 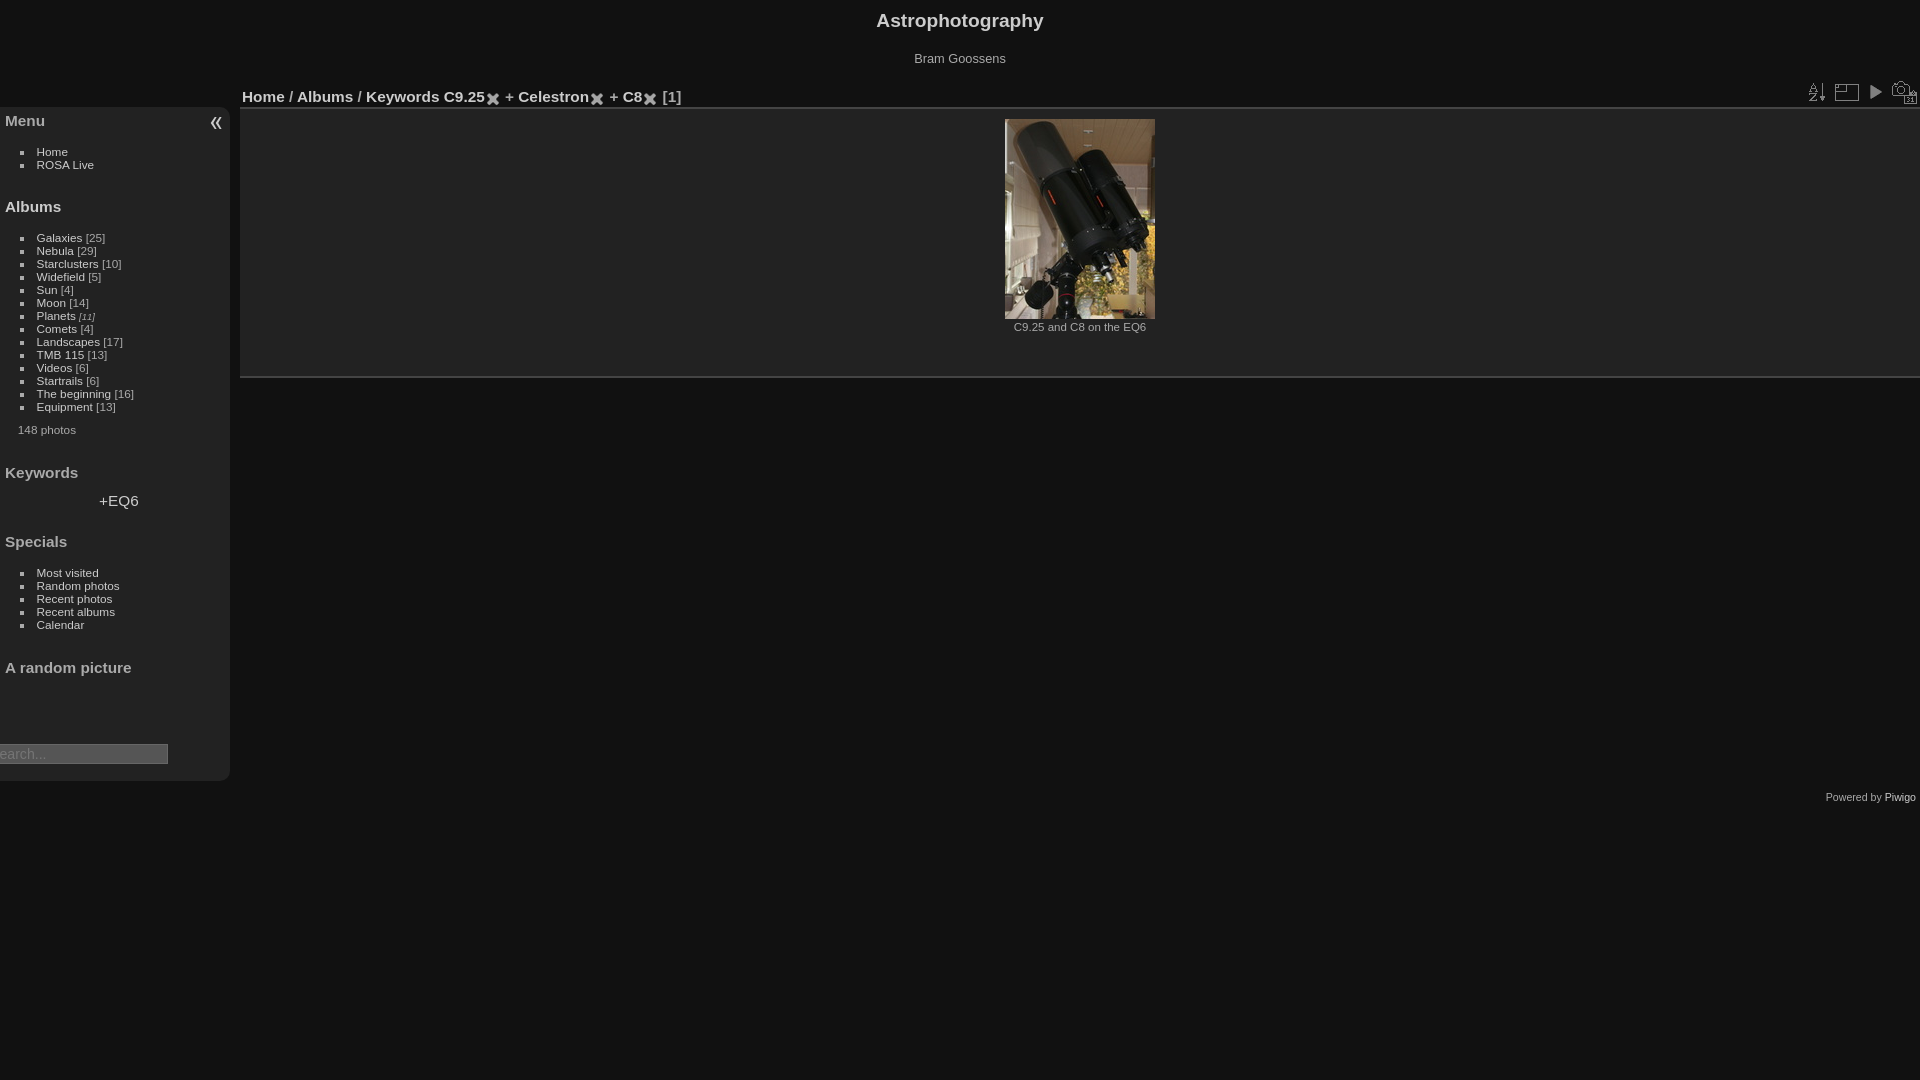 What do you see at coordinates (632, 96) in the screenshot?
I see `'C8'` at bounding box center [632, 96].